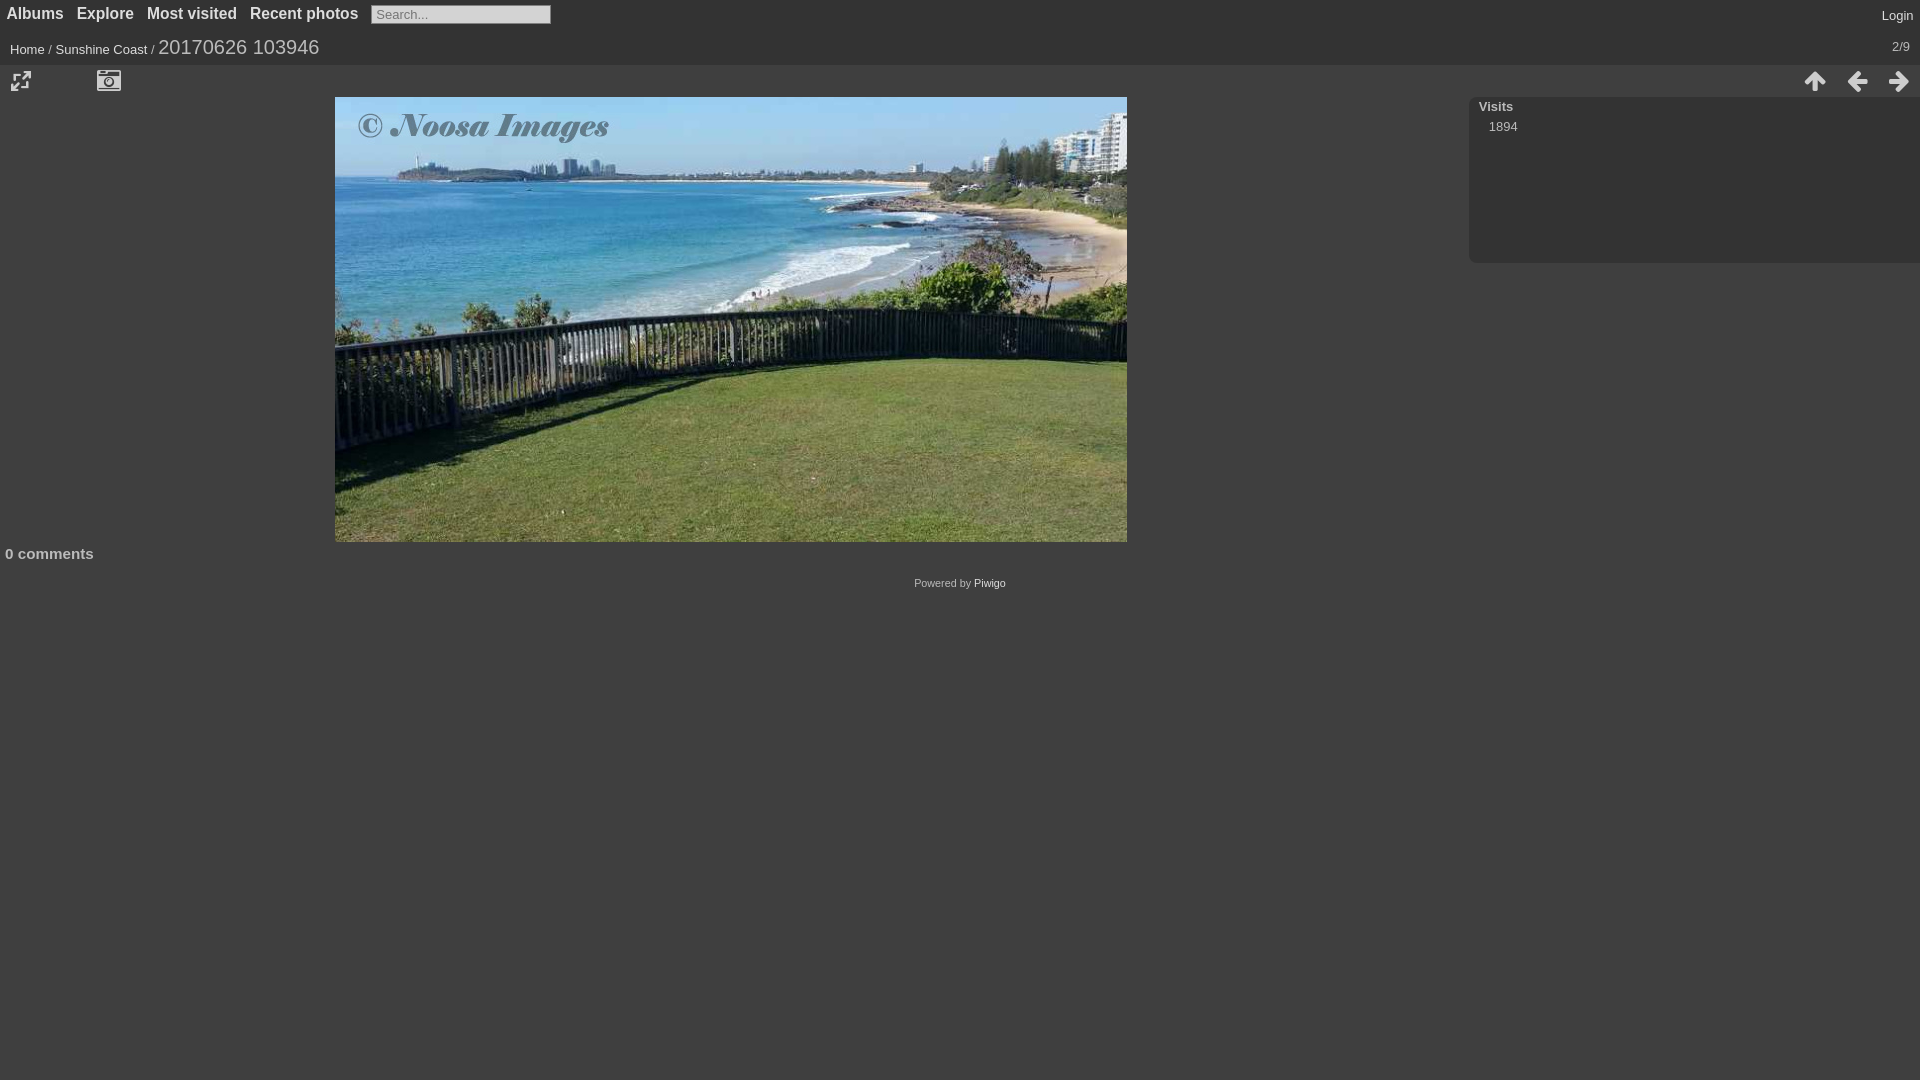  Describe the element at coordinates (20, 80) in the screenshot. I see `'Photo sizes'` at that location.